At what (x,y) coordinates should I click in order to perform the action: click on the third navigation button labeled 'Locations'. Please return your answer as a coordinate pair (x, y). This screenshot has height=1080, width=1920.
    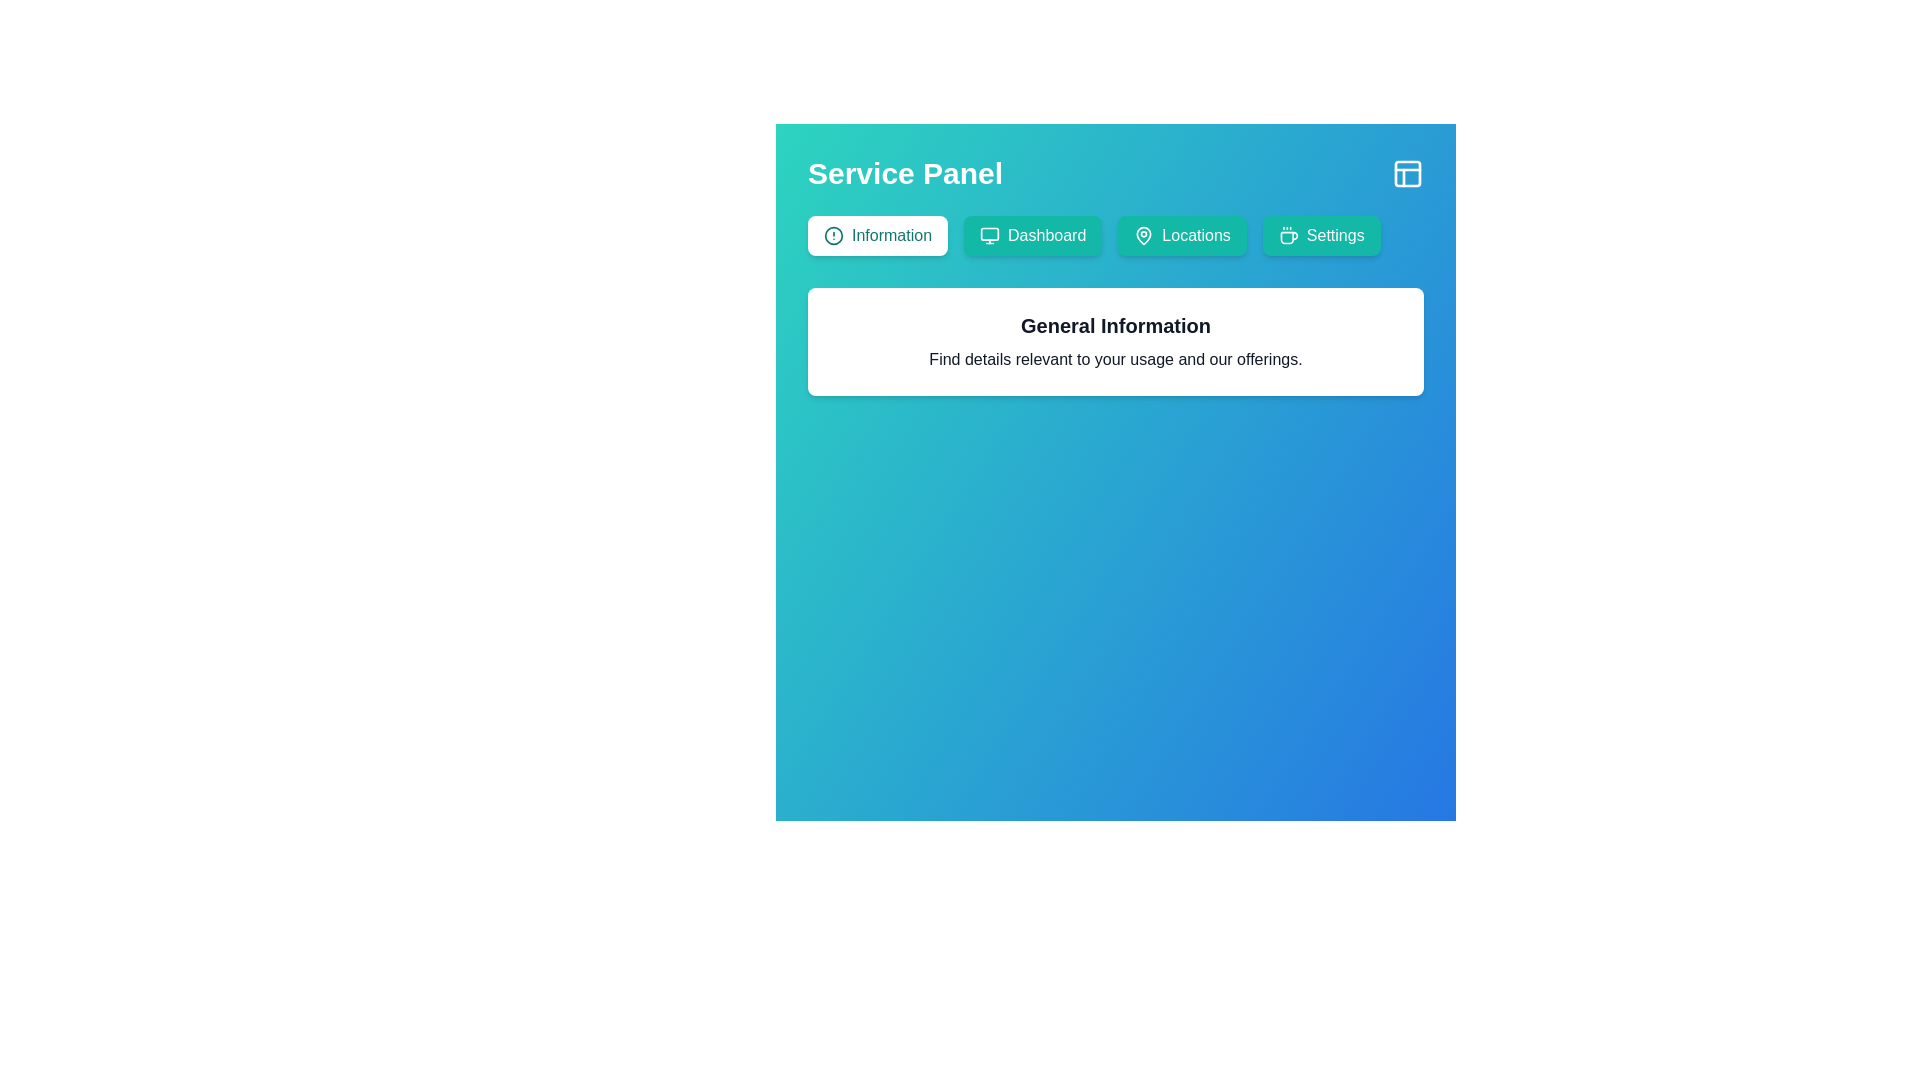
    Looking at the image, I should click on (1182, 234).